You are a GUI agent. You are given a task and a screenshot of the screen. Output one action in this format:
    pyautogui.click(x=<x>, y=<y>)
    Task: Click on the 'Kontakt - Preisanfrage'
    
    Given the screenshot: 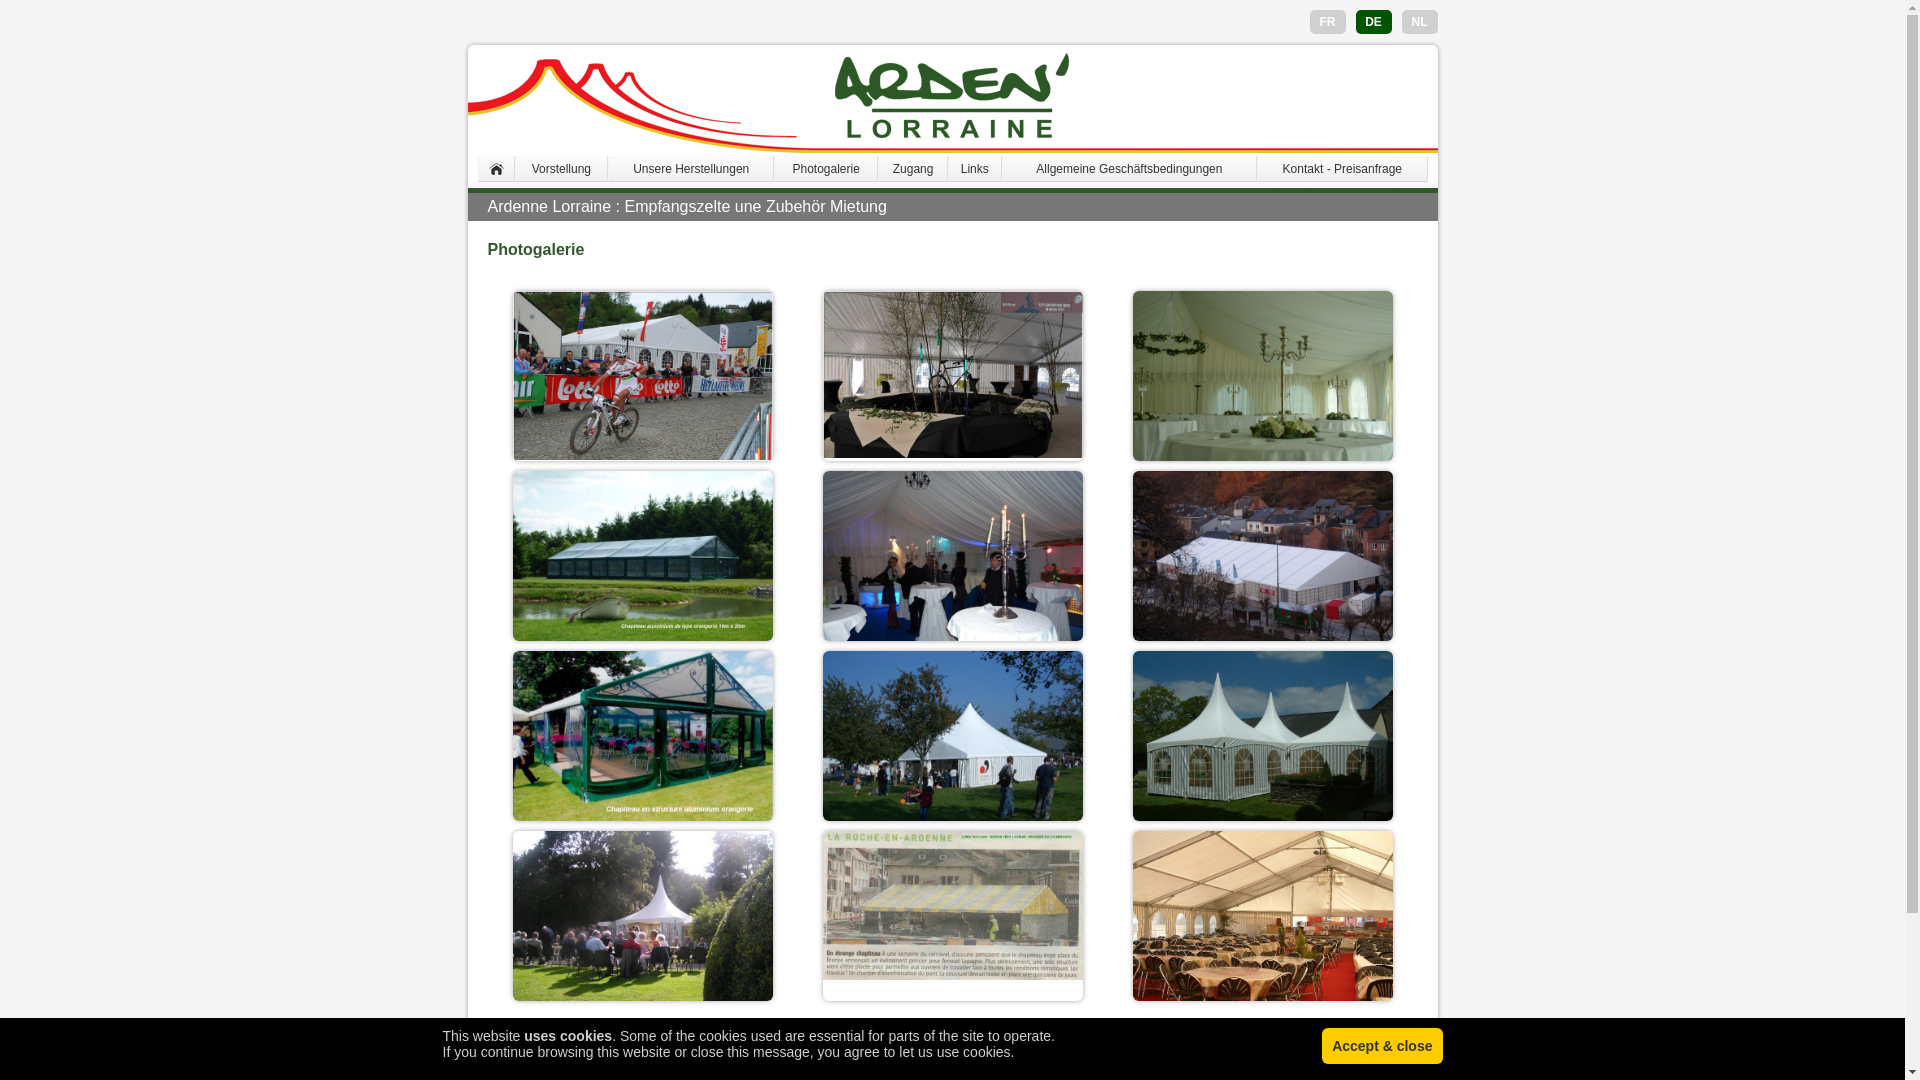 What is the action you would take?
    pyautogui.click(x=1342, y=168)
    